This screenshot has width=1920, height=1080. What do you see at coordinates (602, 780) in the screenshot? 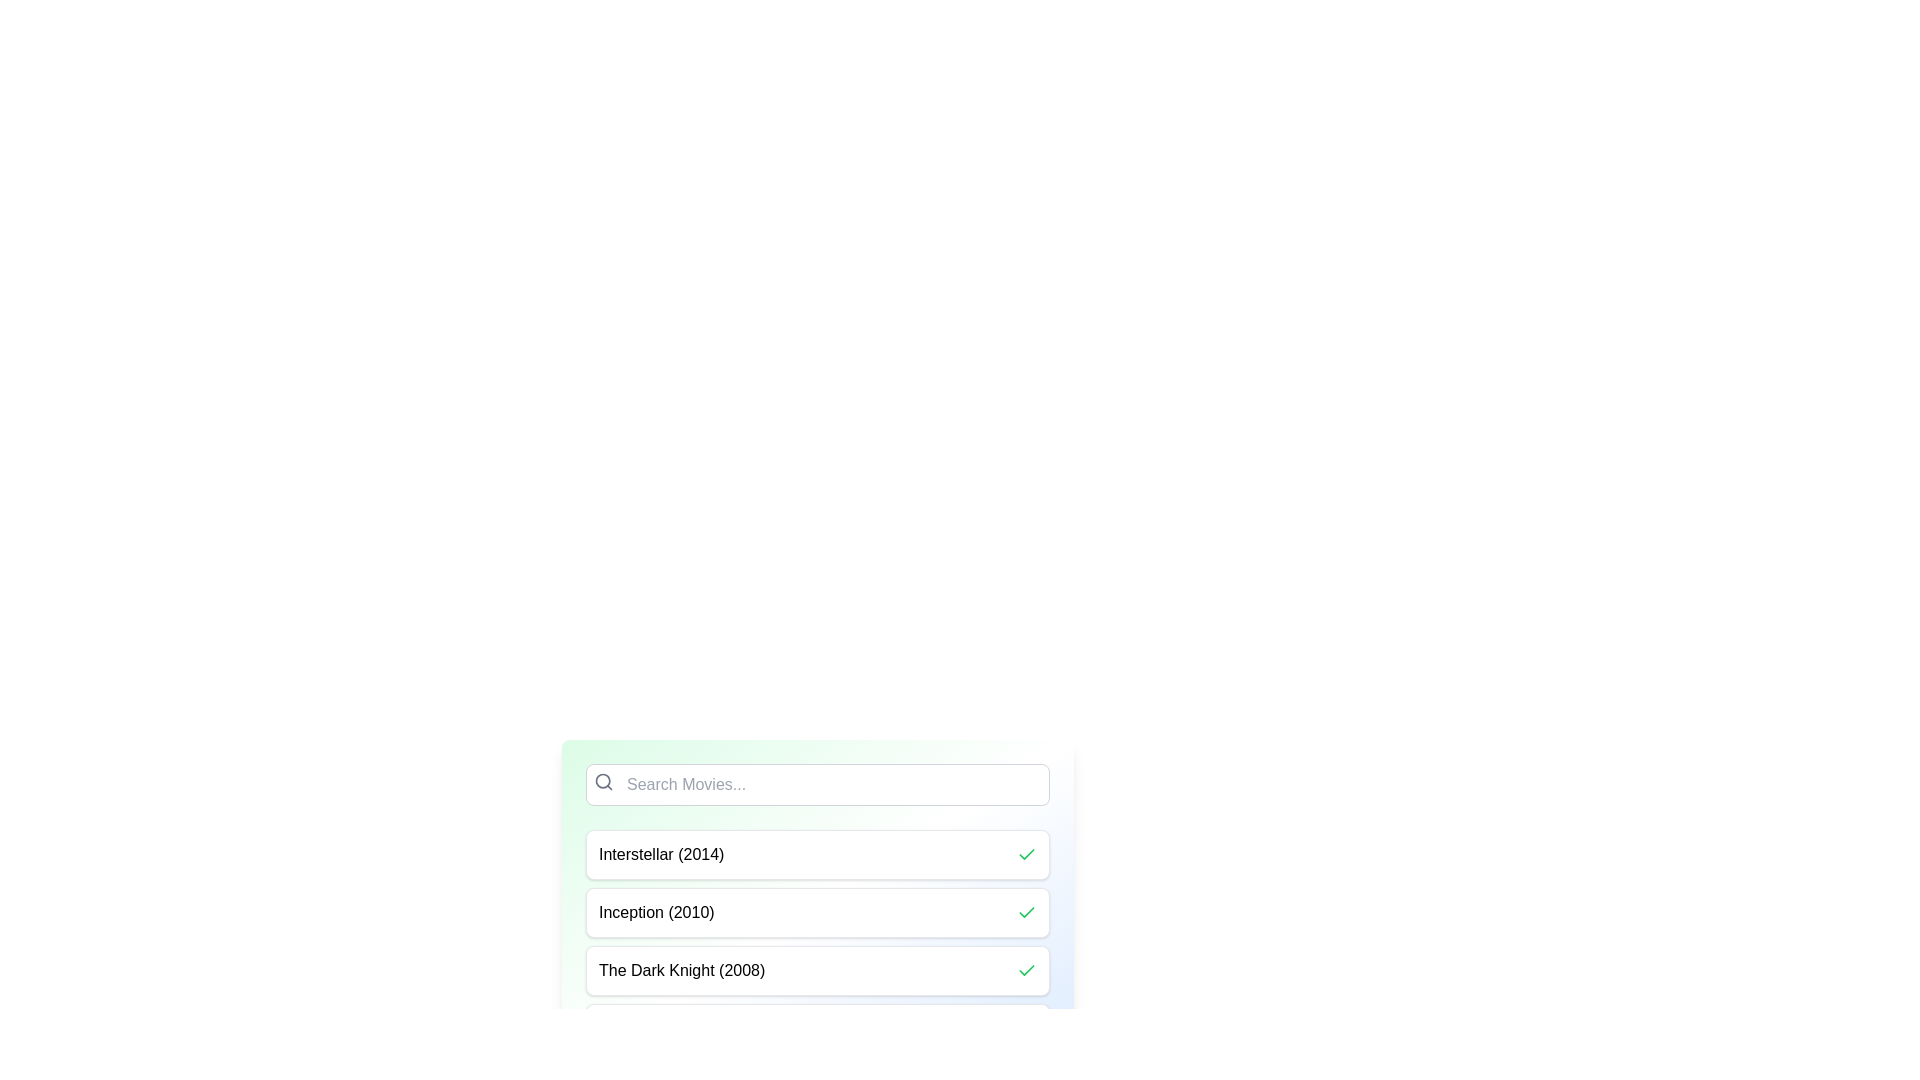
I see `the circular part of the magnifying glass icon located within the top-left region of the search input field` at bounding box center [602, 780].